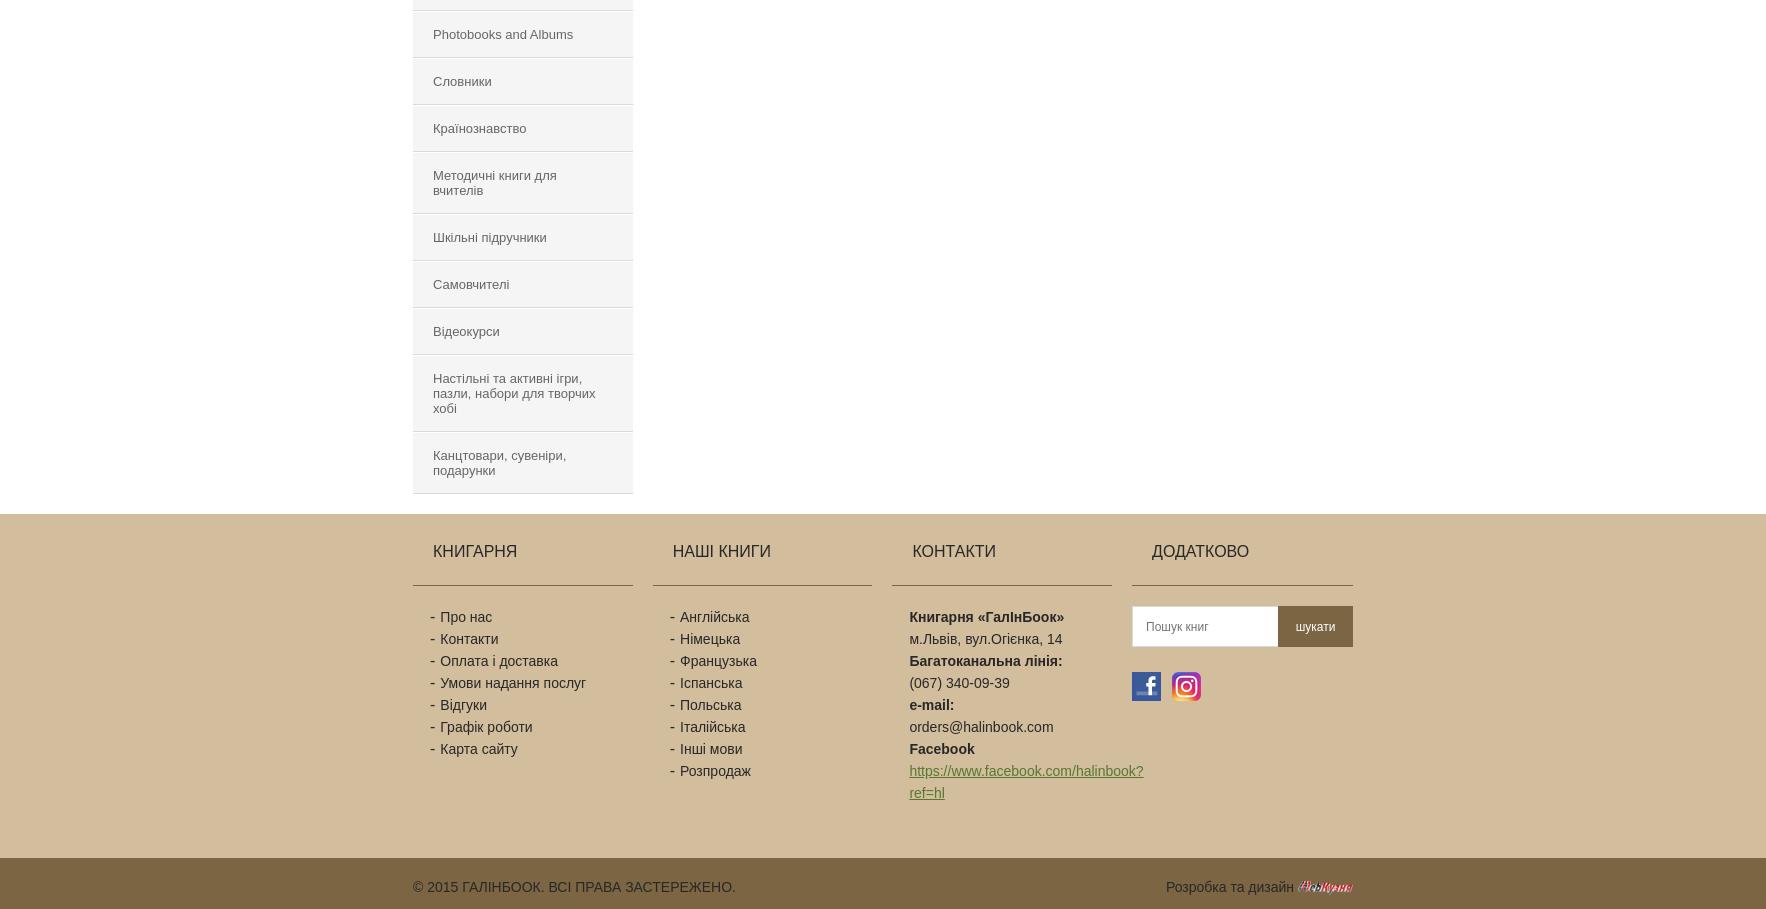 The height and width of the screenshot is (909, 1766). I want to click on 'Канцтовари, сувеніри, подарунки', so click(499, 463).